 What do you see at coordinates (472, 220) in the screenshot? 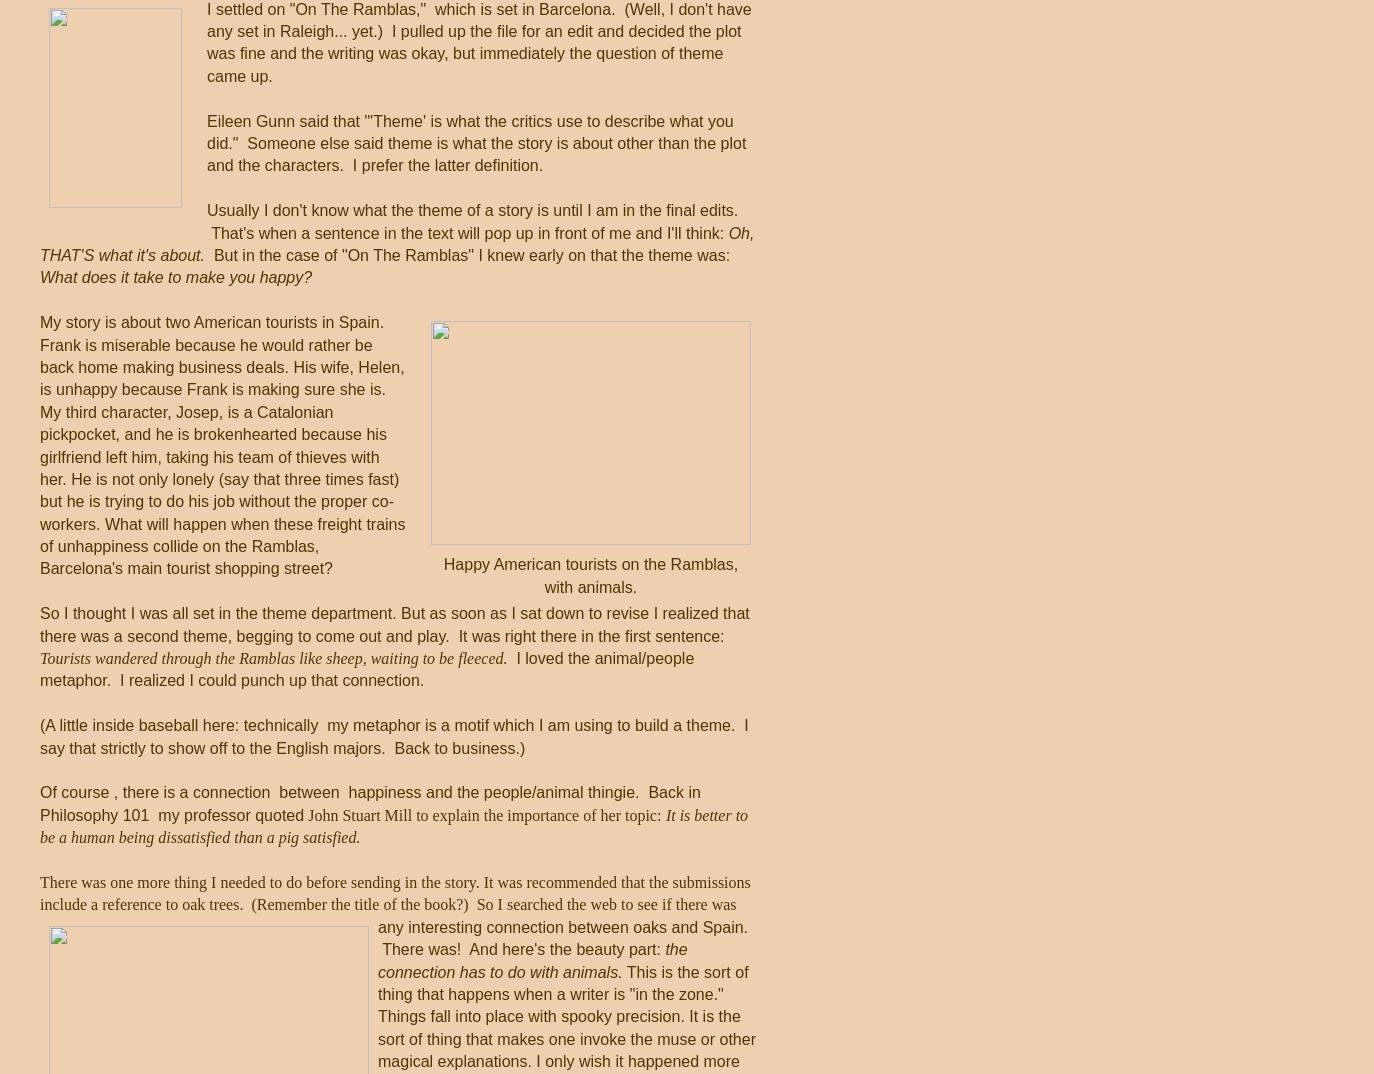
I see `'Usually
I don't know what the theme of a story is until I am in the final
edits.  That's when a sentence in the text will pop up in front of me and I'll think:'` at bounding box center [472, 220].